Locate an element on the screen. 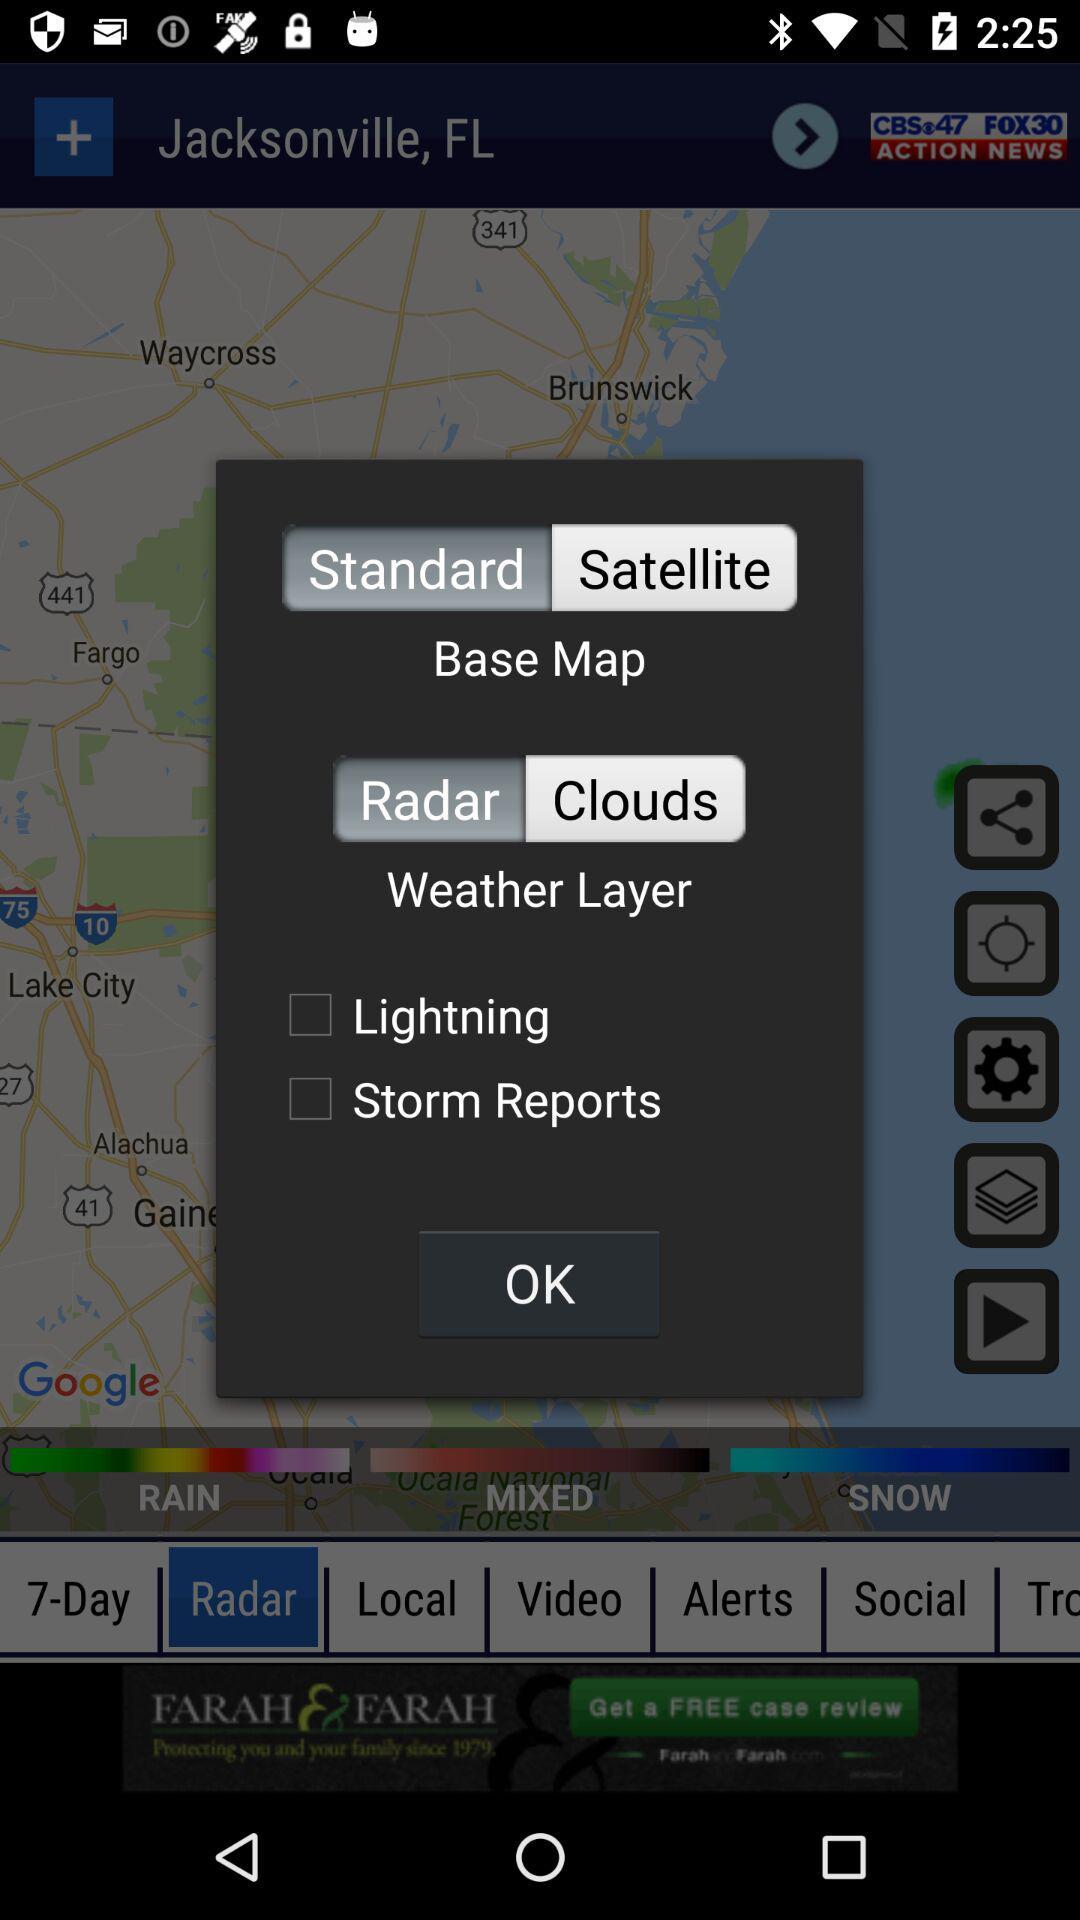 This screenshot has width=1080, height=1920. item above weather layer item is located at coordinates (635, 797).